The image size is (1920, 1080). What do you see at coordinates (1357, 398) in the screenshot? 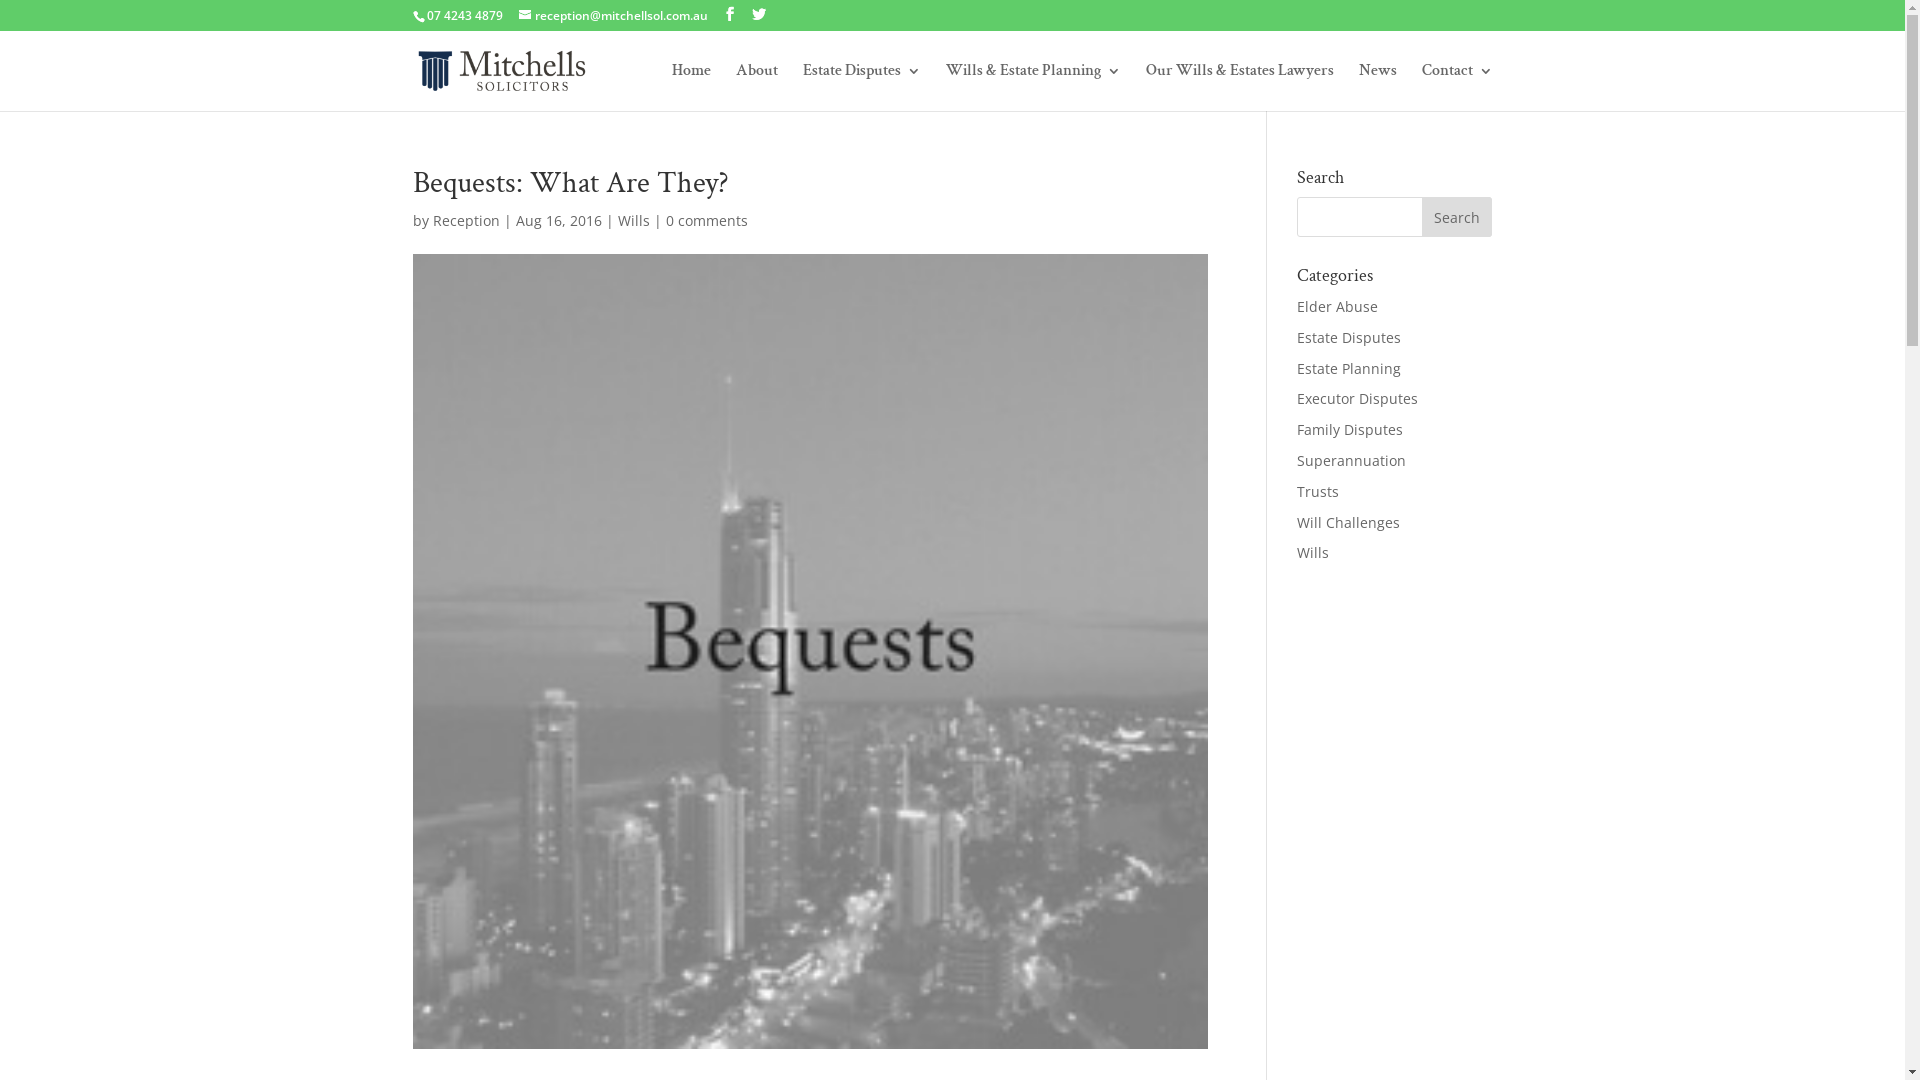
I see `'Executor Disputes'` at bounding box center [1357, 398].